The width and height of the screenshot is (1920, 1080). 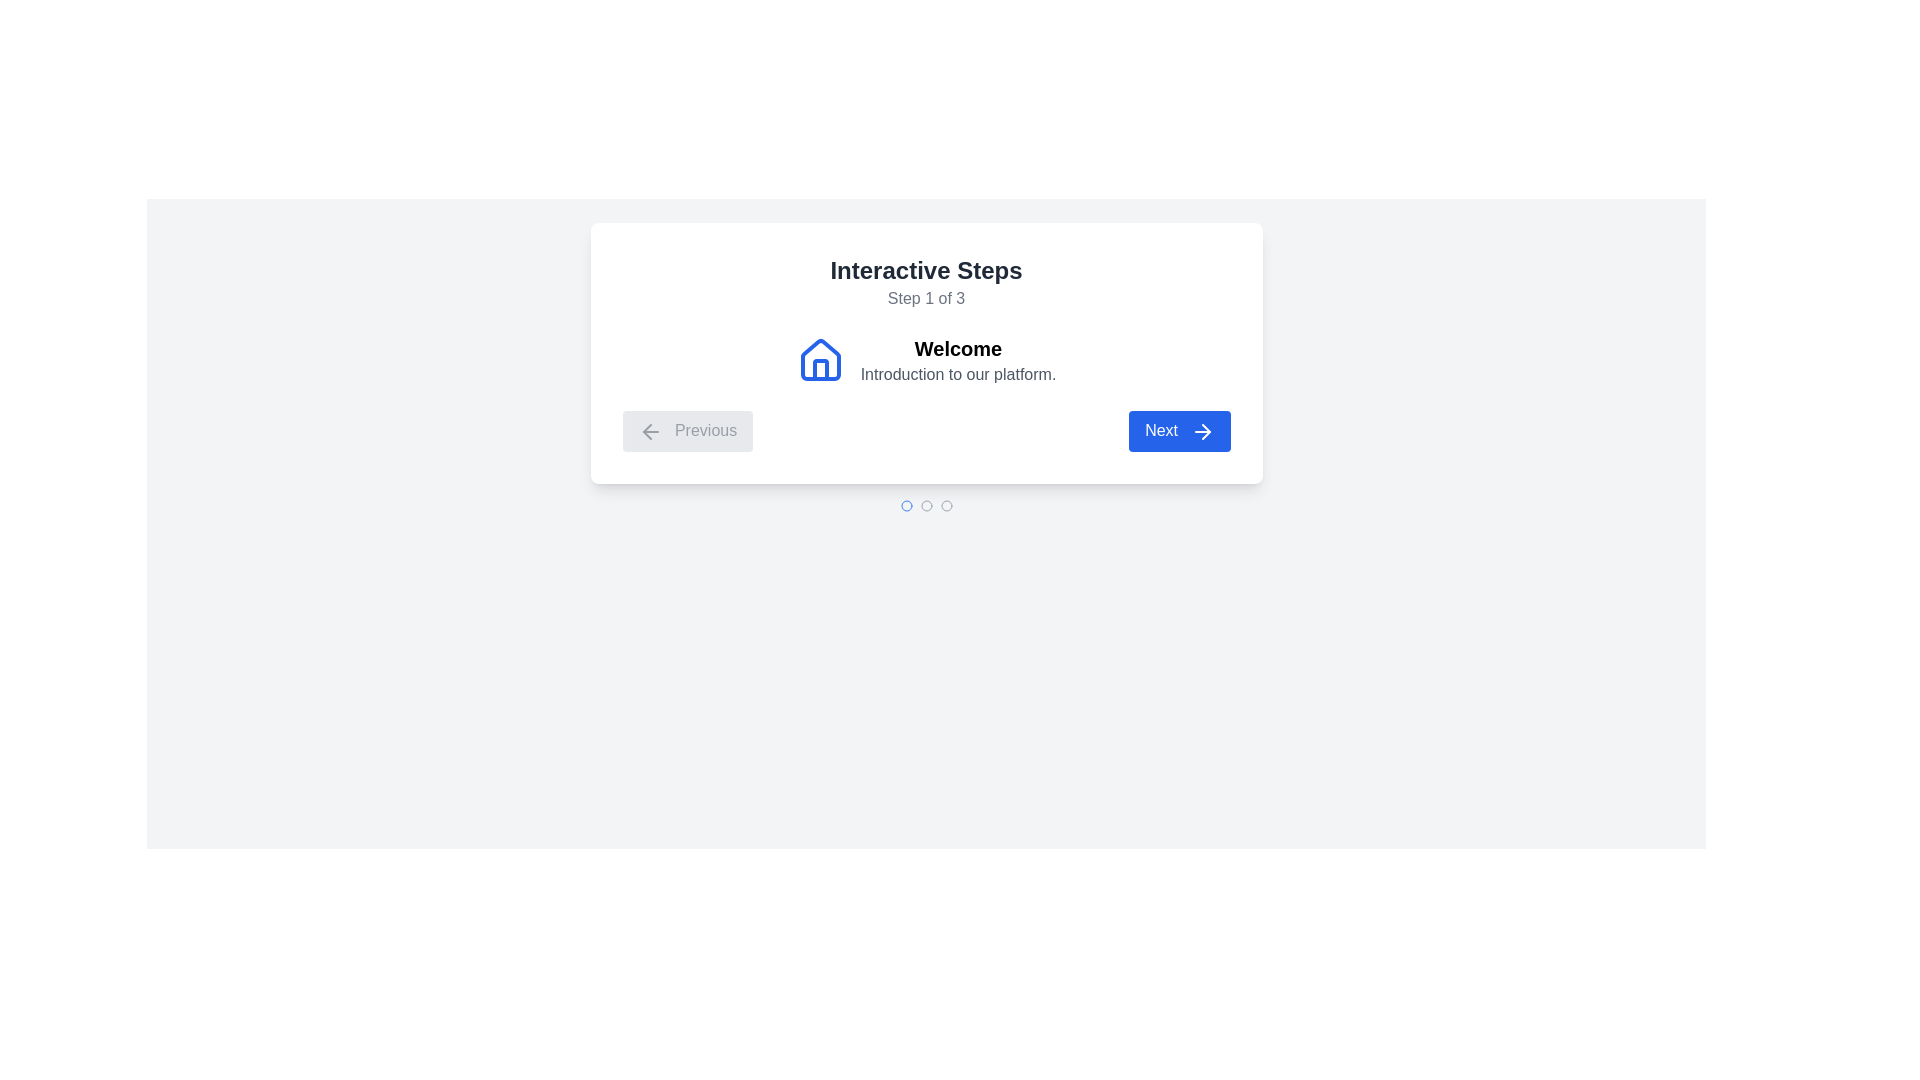 What do you see at coordinates (925, 504) in the screenshot?
I see `the filled gray circle of the Progress indicator` at bounding box center [925, 504].